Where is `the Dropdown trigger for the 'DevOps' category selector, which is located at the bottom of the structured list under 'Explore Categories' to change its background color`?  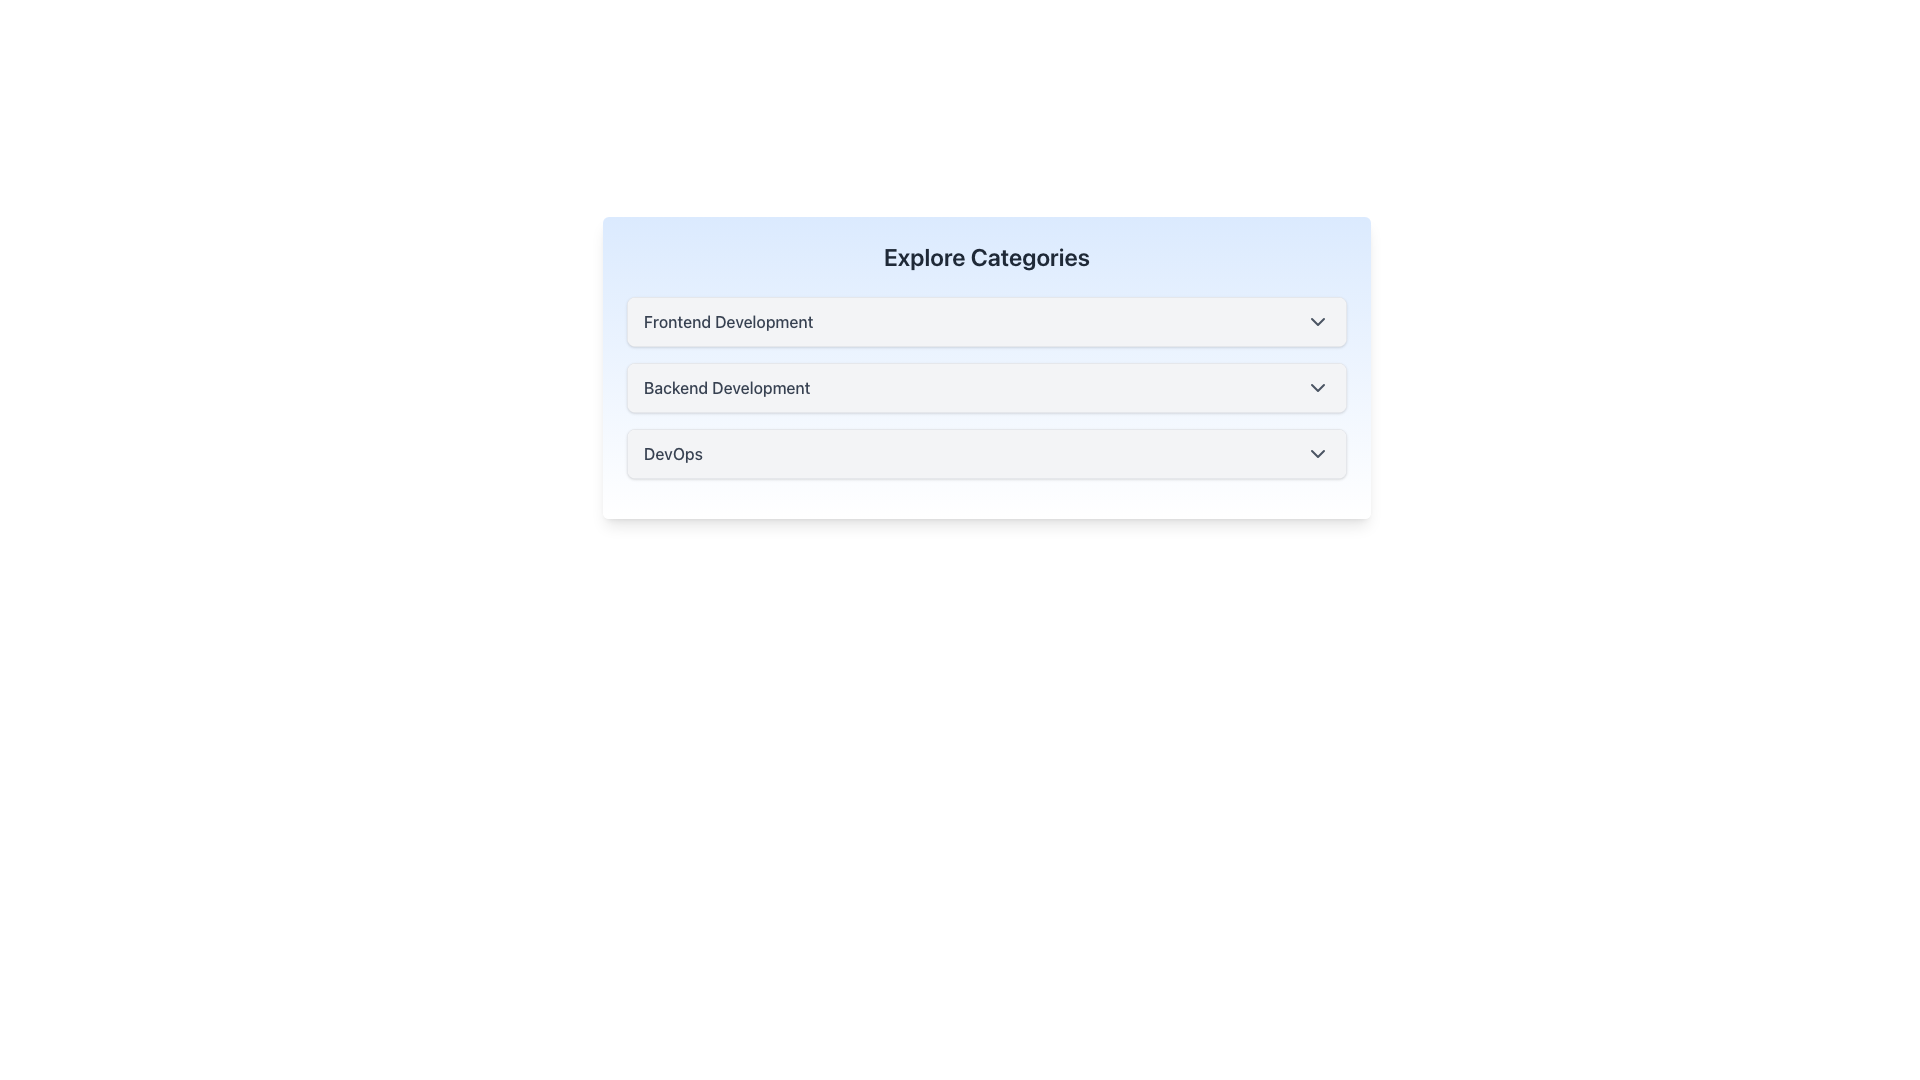
the Dropdown trigger for the 'DevOps' category selector, which is located at the bottom of the structured list under 'Explore Categories' to change its background color is located at coordinates (987, 454).